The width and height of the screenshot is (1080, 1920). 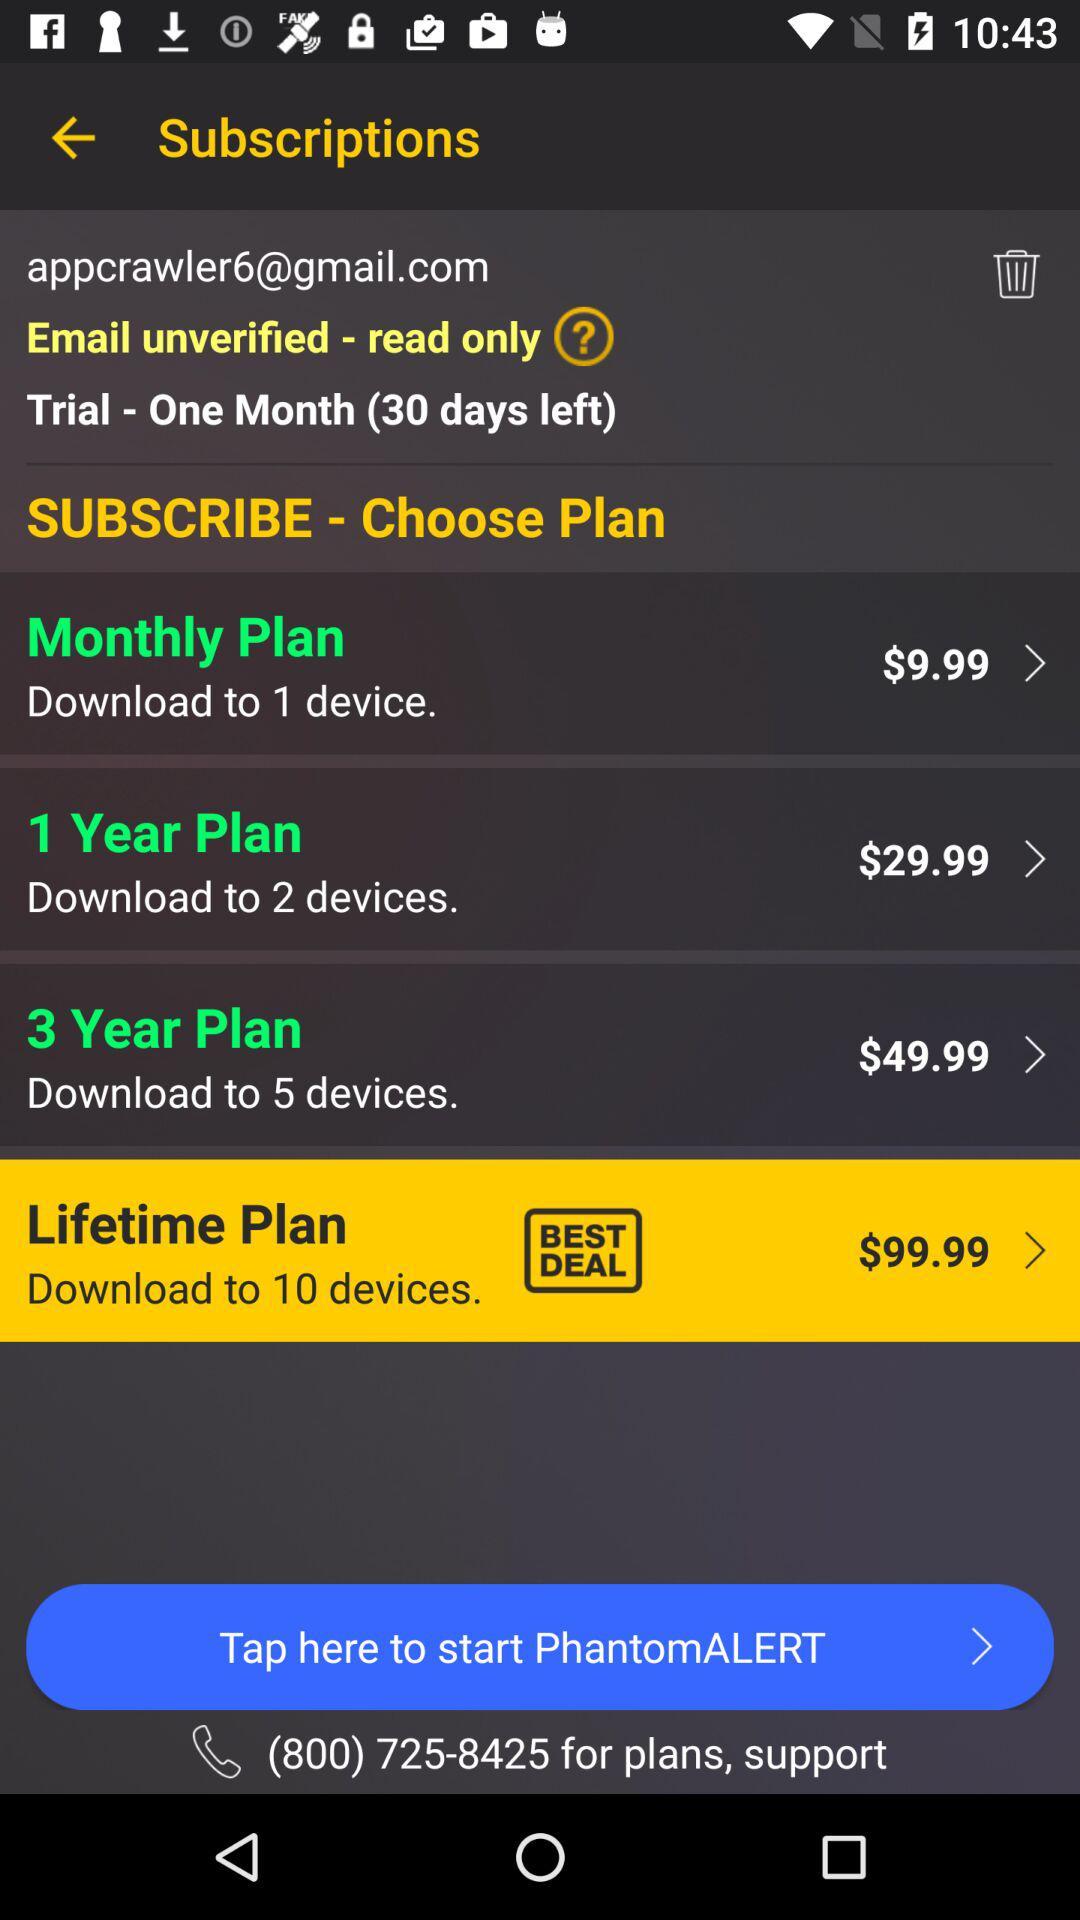 I want to click on app above the 800 725 8425 app, so click(x=540, y=1646).